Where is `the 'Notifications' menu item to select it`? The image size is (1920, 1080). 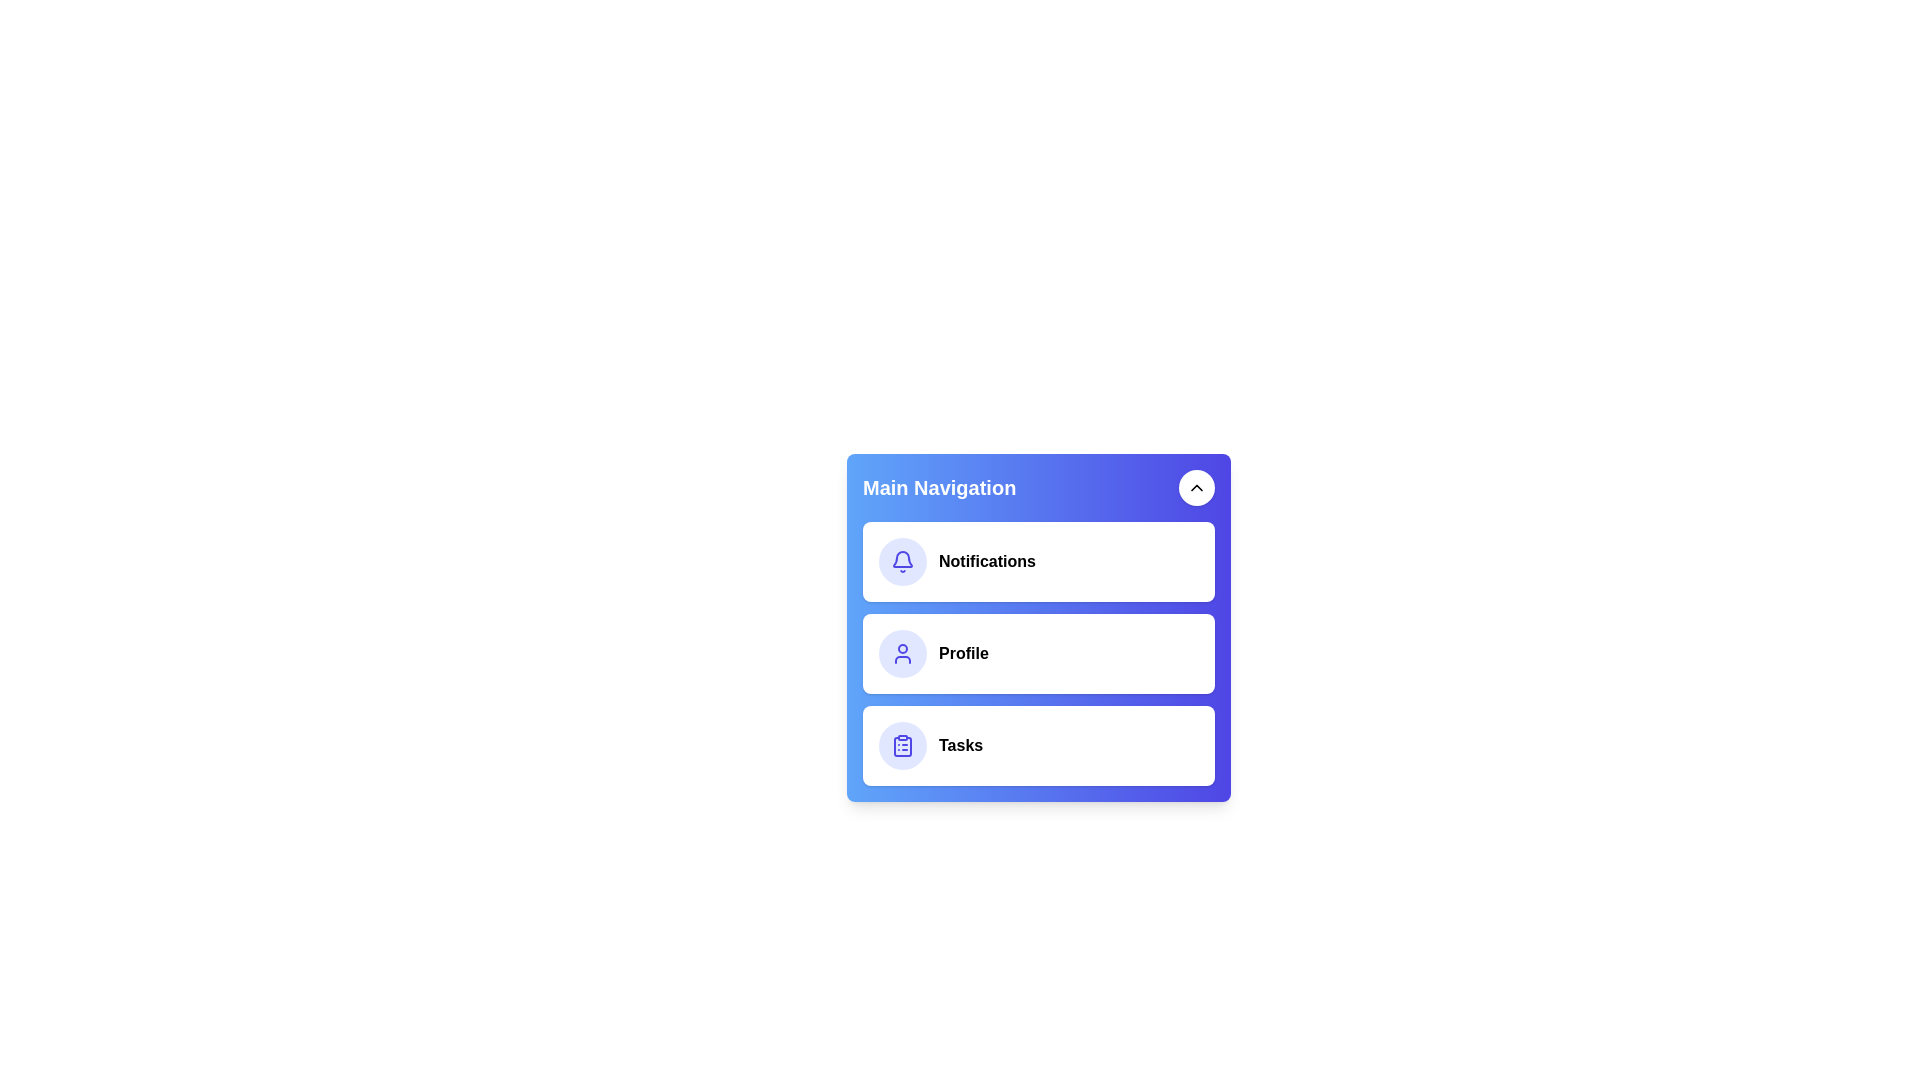 the 'Notifications' menu item to select it is located at coordinates (1038, 562).